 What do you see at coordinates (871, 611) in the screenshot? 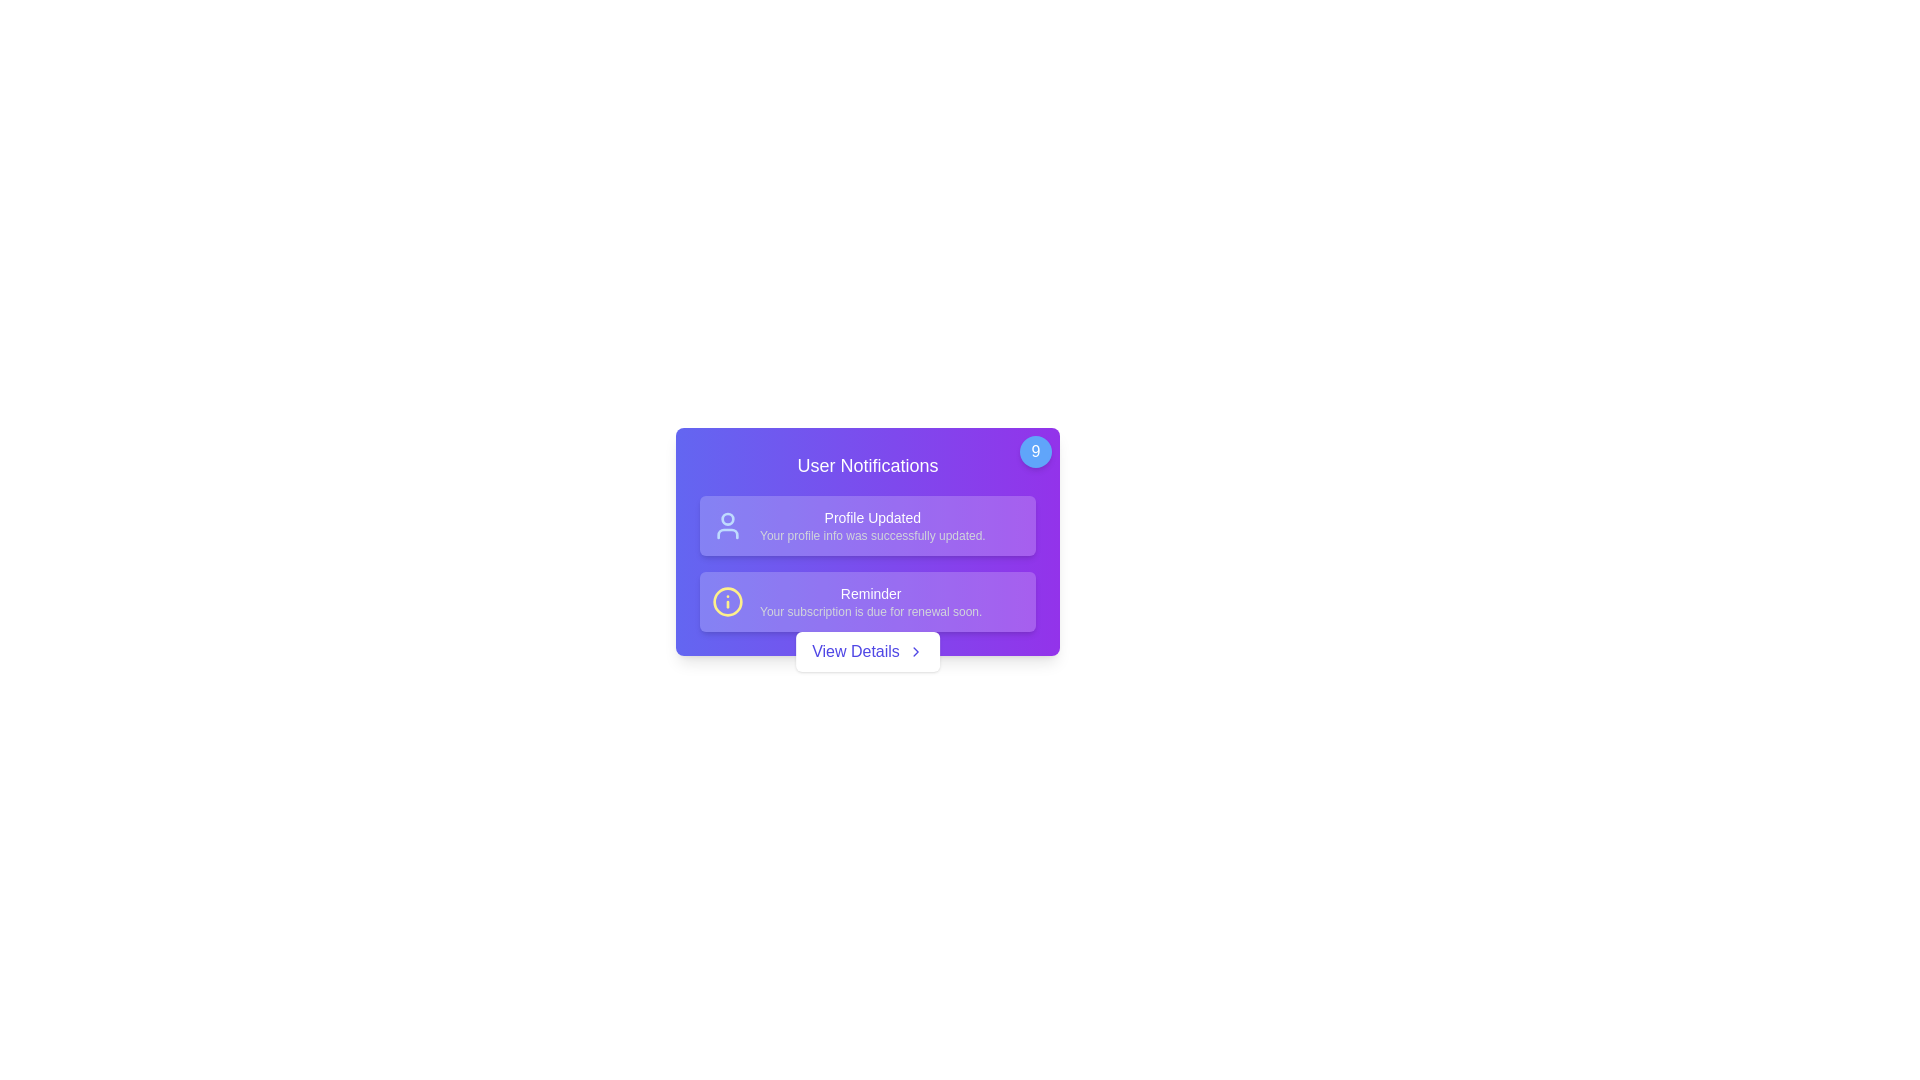
I see `the text label that provides additional information related to the notification titled 'Reminder', positioned beneath the primary label within the notification card` at bounding box center [871, 611].